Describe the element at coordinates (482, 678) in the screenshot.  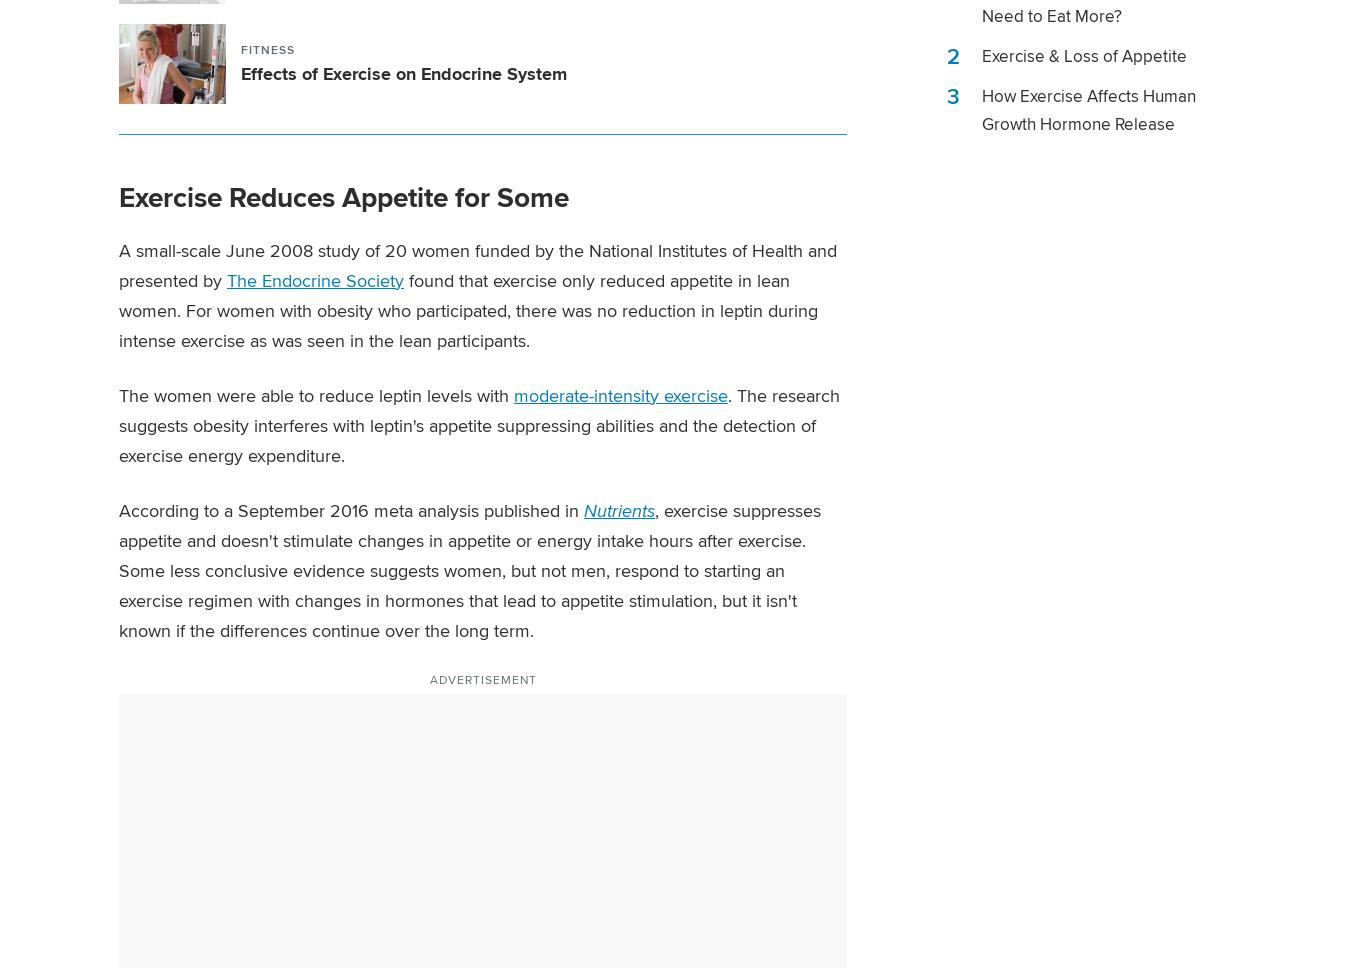
I see `'Advertisement'` at that location.